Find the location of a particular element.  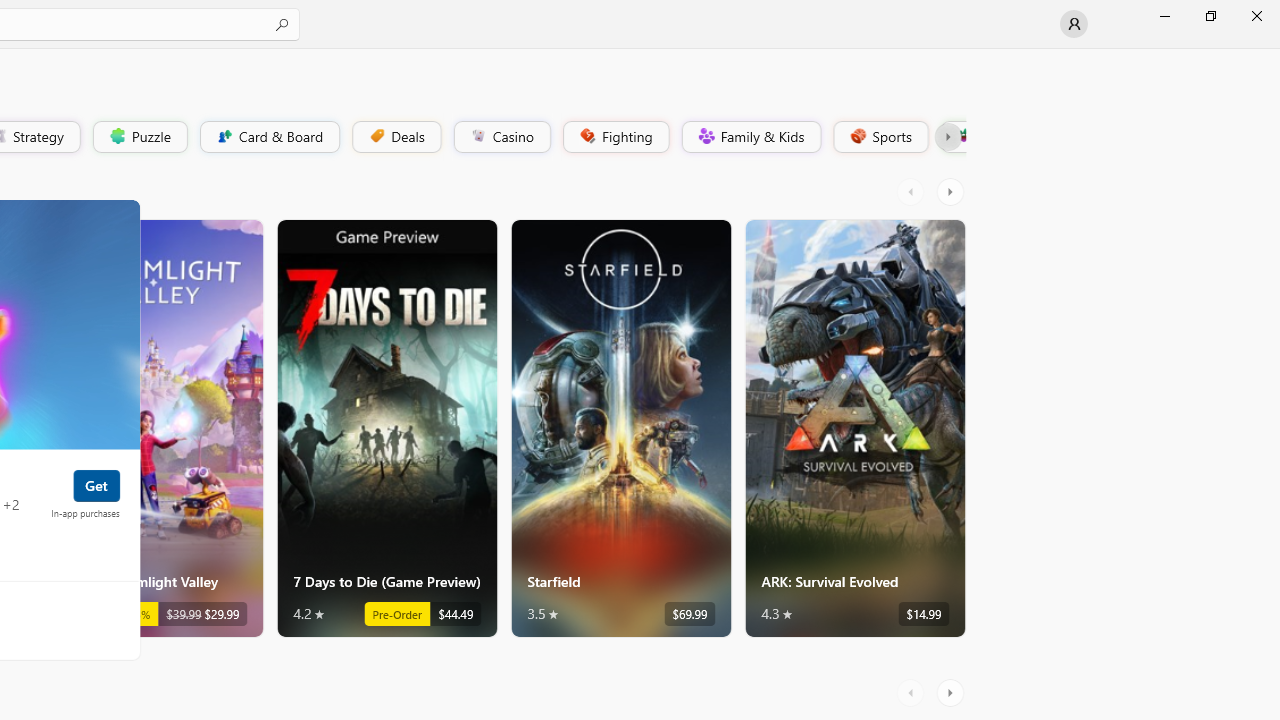

'Restore Microsoft Store' is located at coordinates (1209, 15).